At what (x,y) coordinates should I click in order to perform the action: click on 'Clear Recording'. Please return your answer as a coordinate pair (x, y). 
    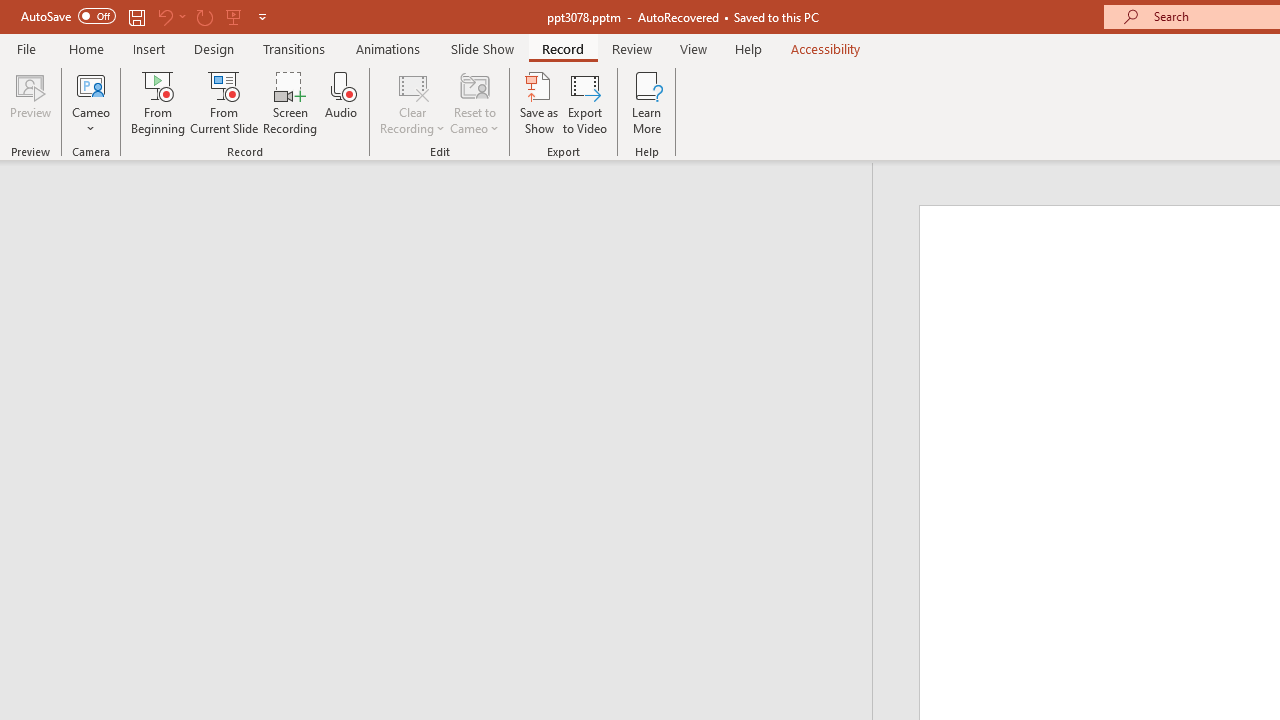
    Looking at the image, I should click on (411, 103).